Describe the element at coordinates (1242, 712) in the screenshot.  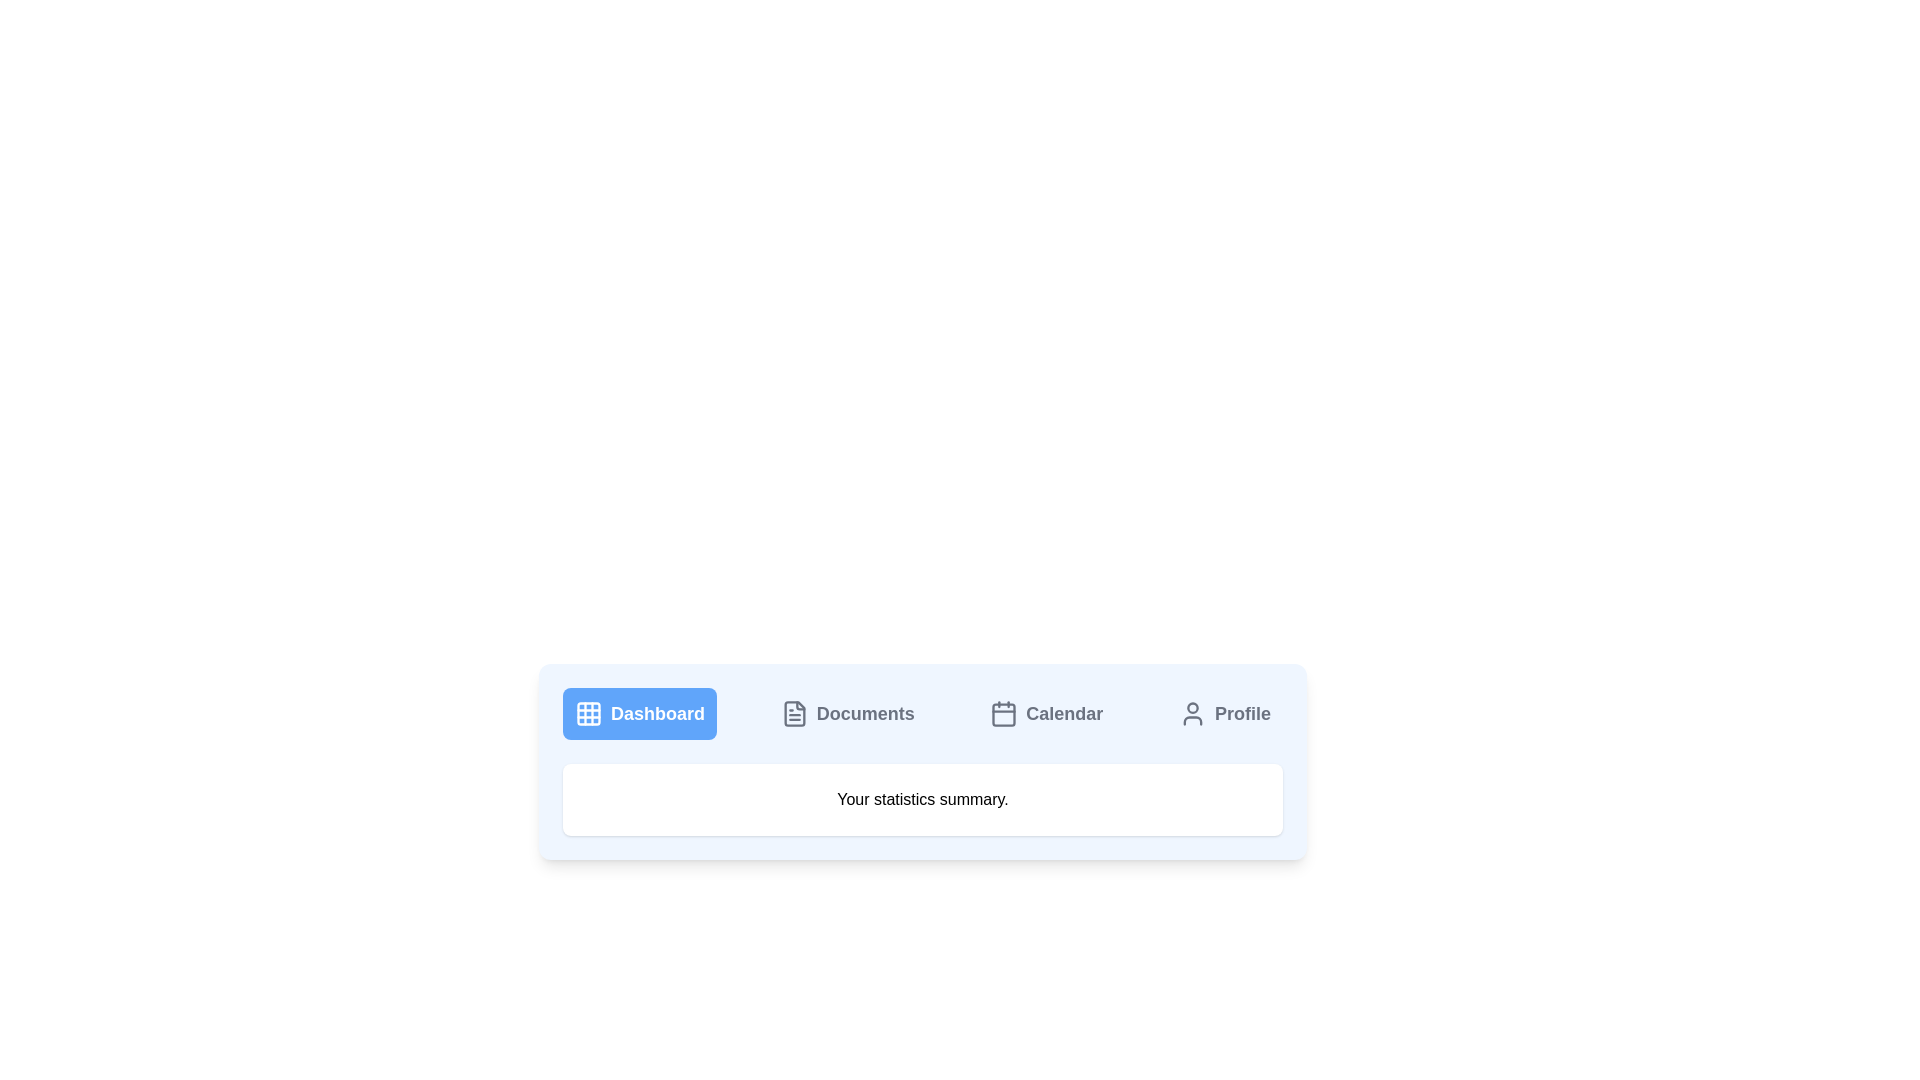
I see `the text label` at that location.